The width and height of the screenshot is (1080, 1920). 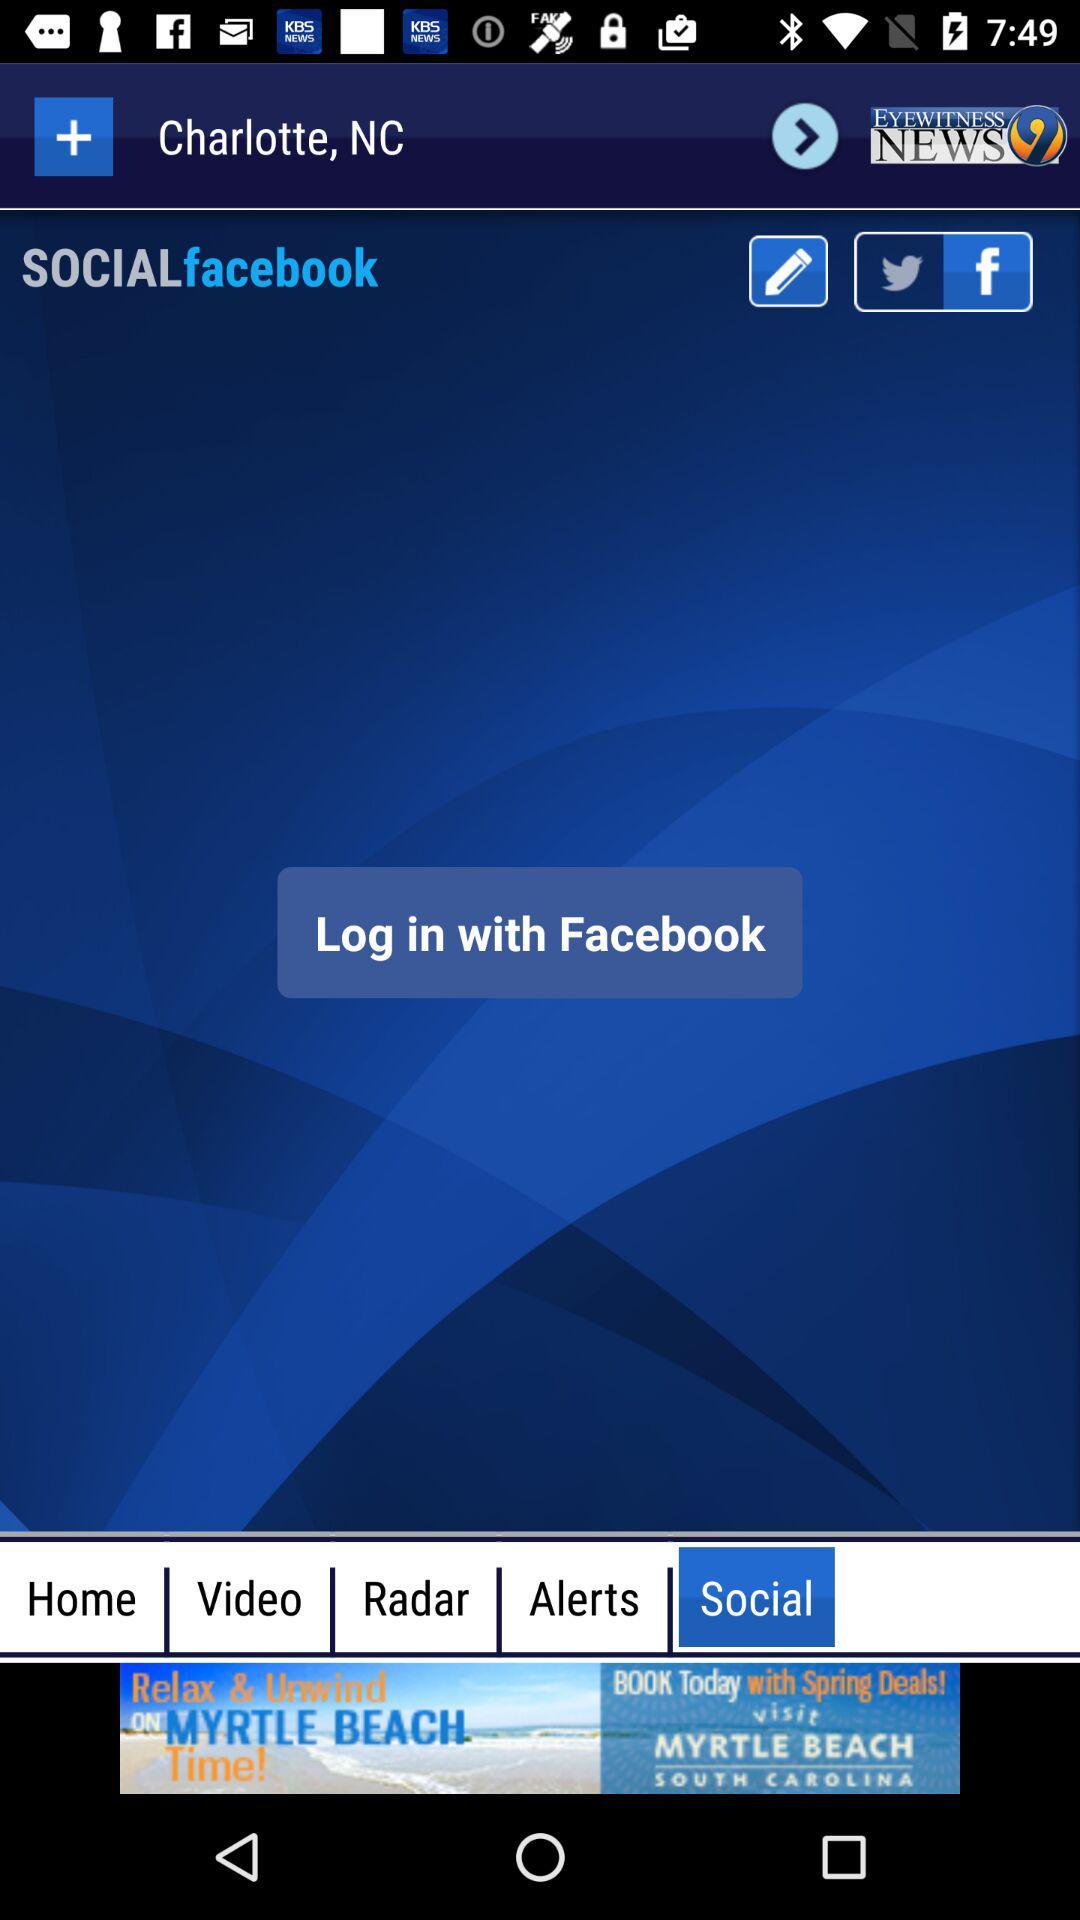 What do you see at coordinates (540, 931) in the screenshot?
I see `facebook` at bounding box center [540, 931].